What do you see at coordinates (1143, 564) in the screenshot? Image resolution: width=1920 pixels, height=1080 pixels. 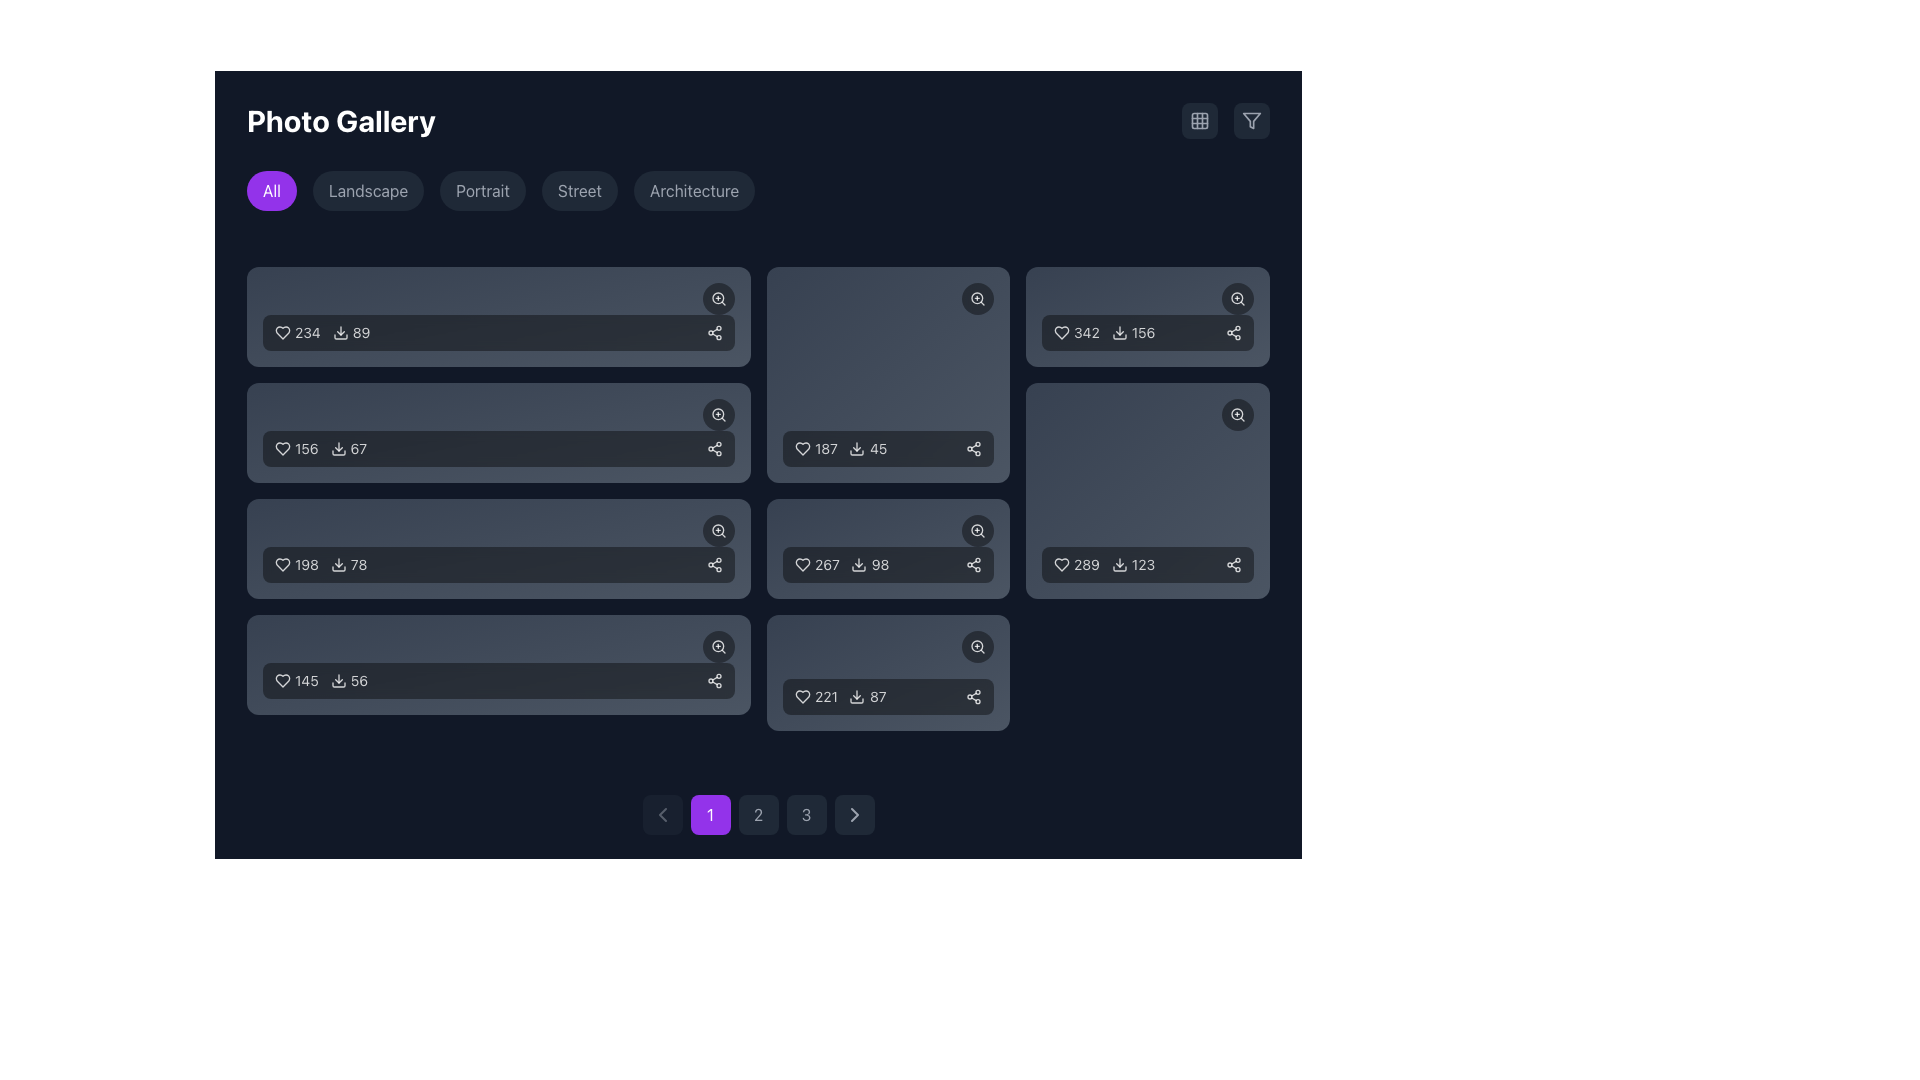 I see `the static text displaying the number '123' located at the bottom-right corner of a card-like structure, which is styled with a smaller font size and light grayish color` at bounding box center [1143, 564].